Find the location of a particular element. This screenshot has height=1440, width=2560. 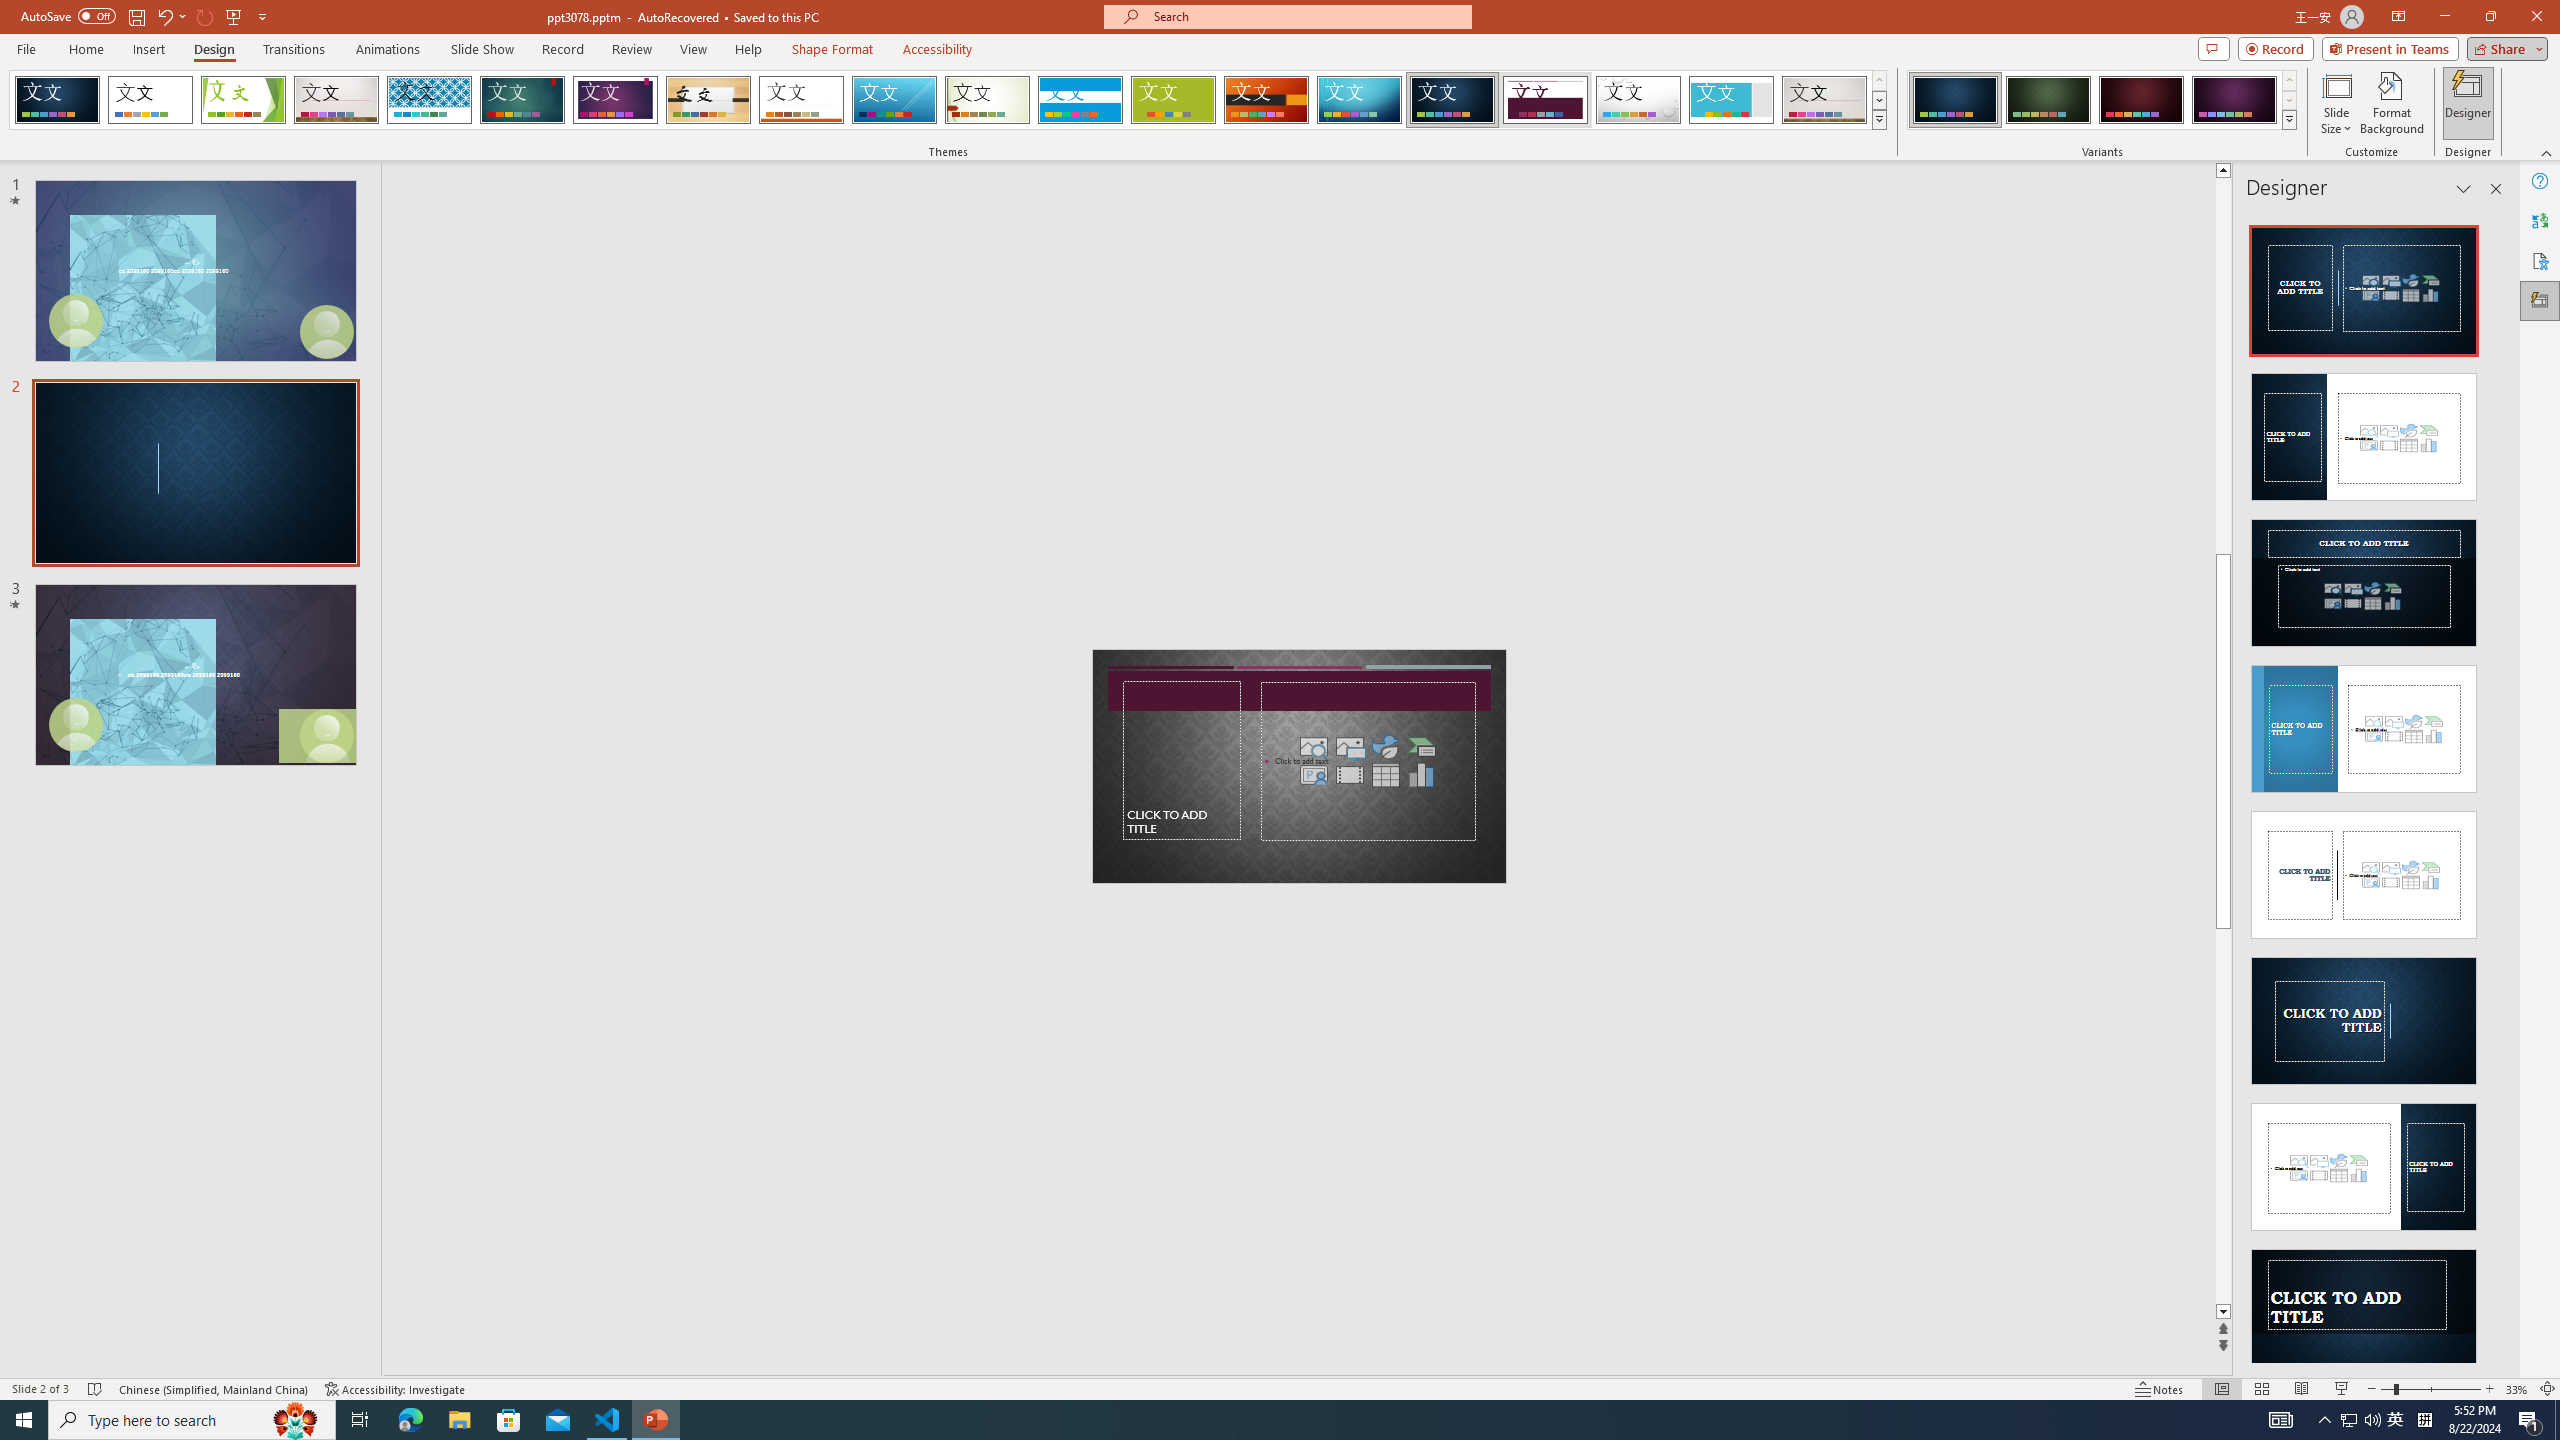

'Redo' is located at coordinates (205, 15).